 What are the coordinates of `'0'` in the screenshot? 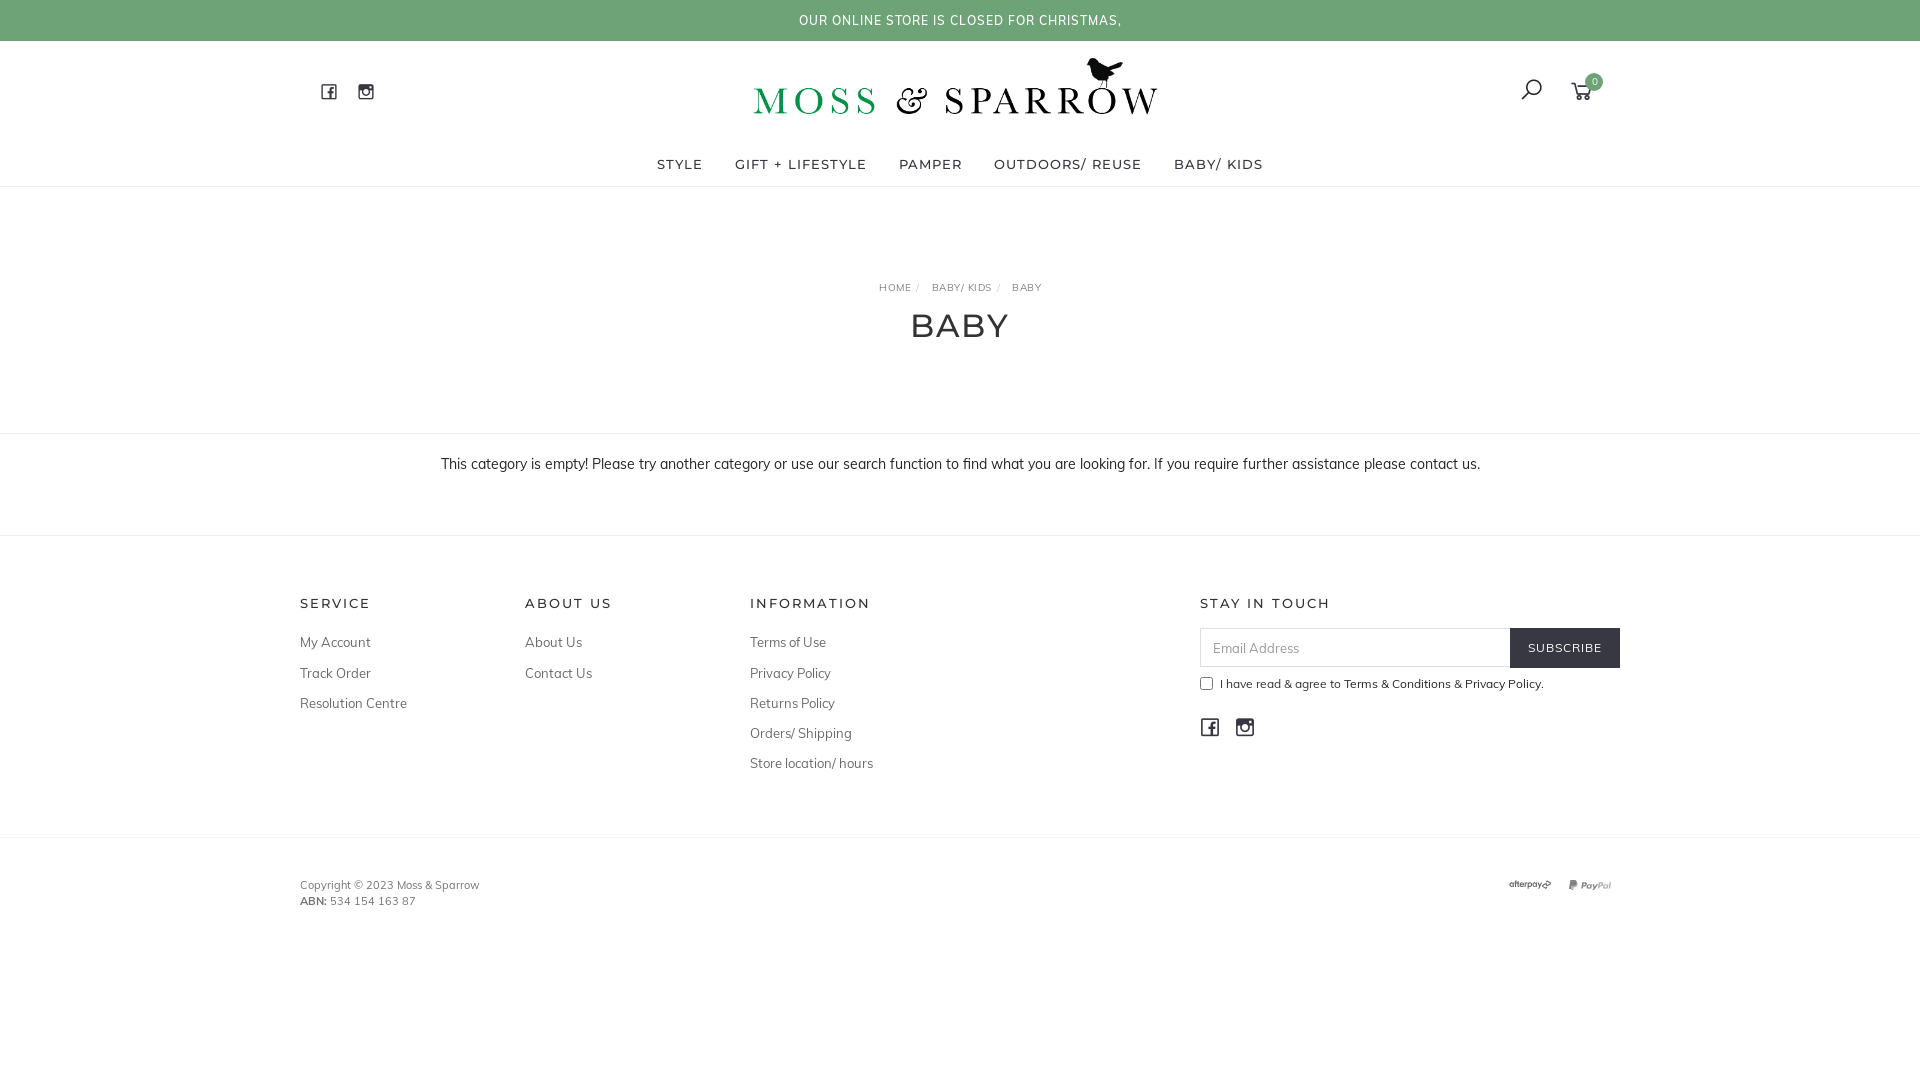 It's located at (1584, 88).